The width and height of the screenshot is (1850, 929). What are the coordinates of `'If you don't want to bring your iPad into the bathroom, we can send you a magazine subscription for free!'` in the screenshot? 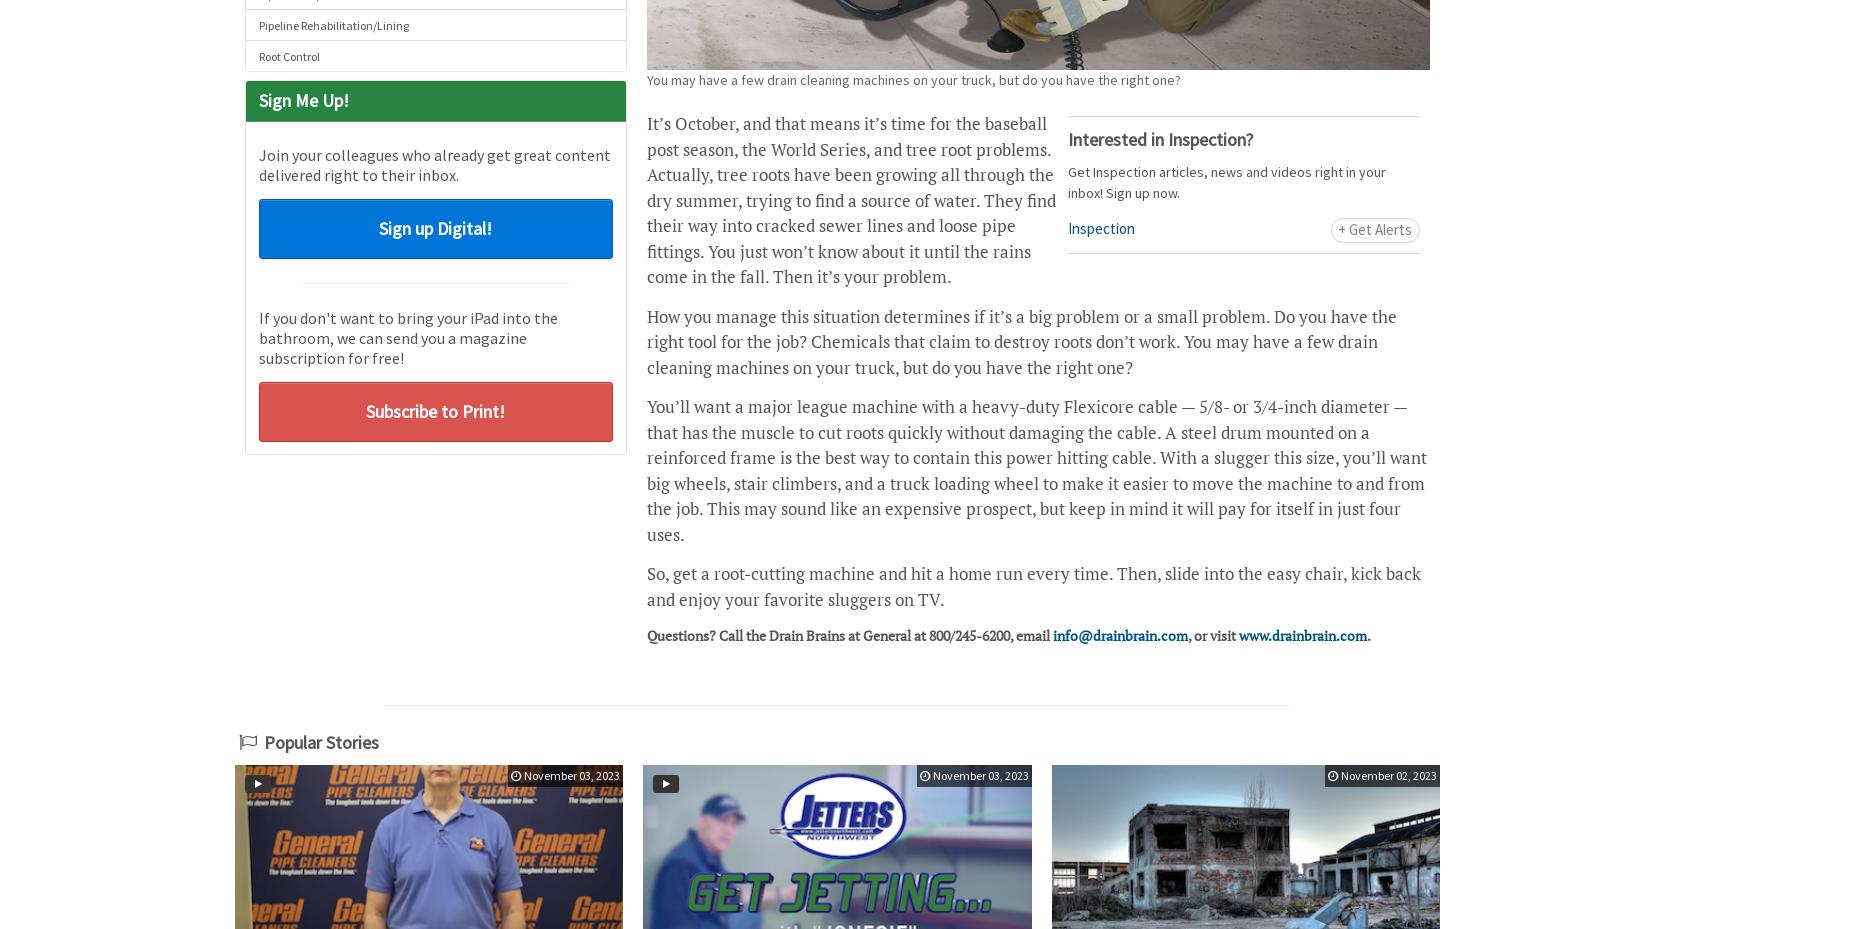 It's located at (257, 337).